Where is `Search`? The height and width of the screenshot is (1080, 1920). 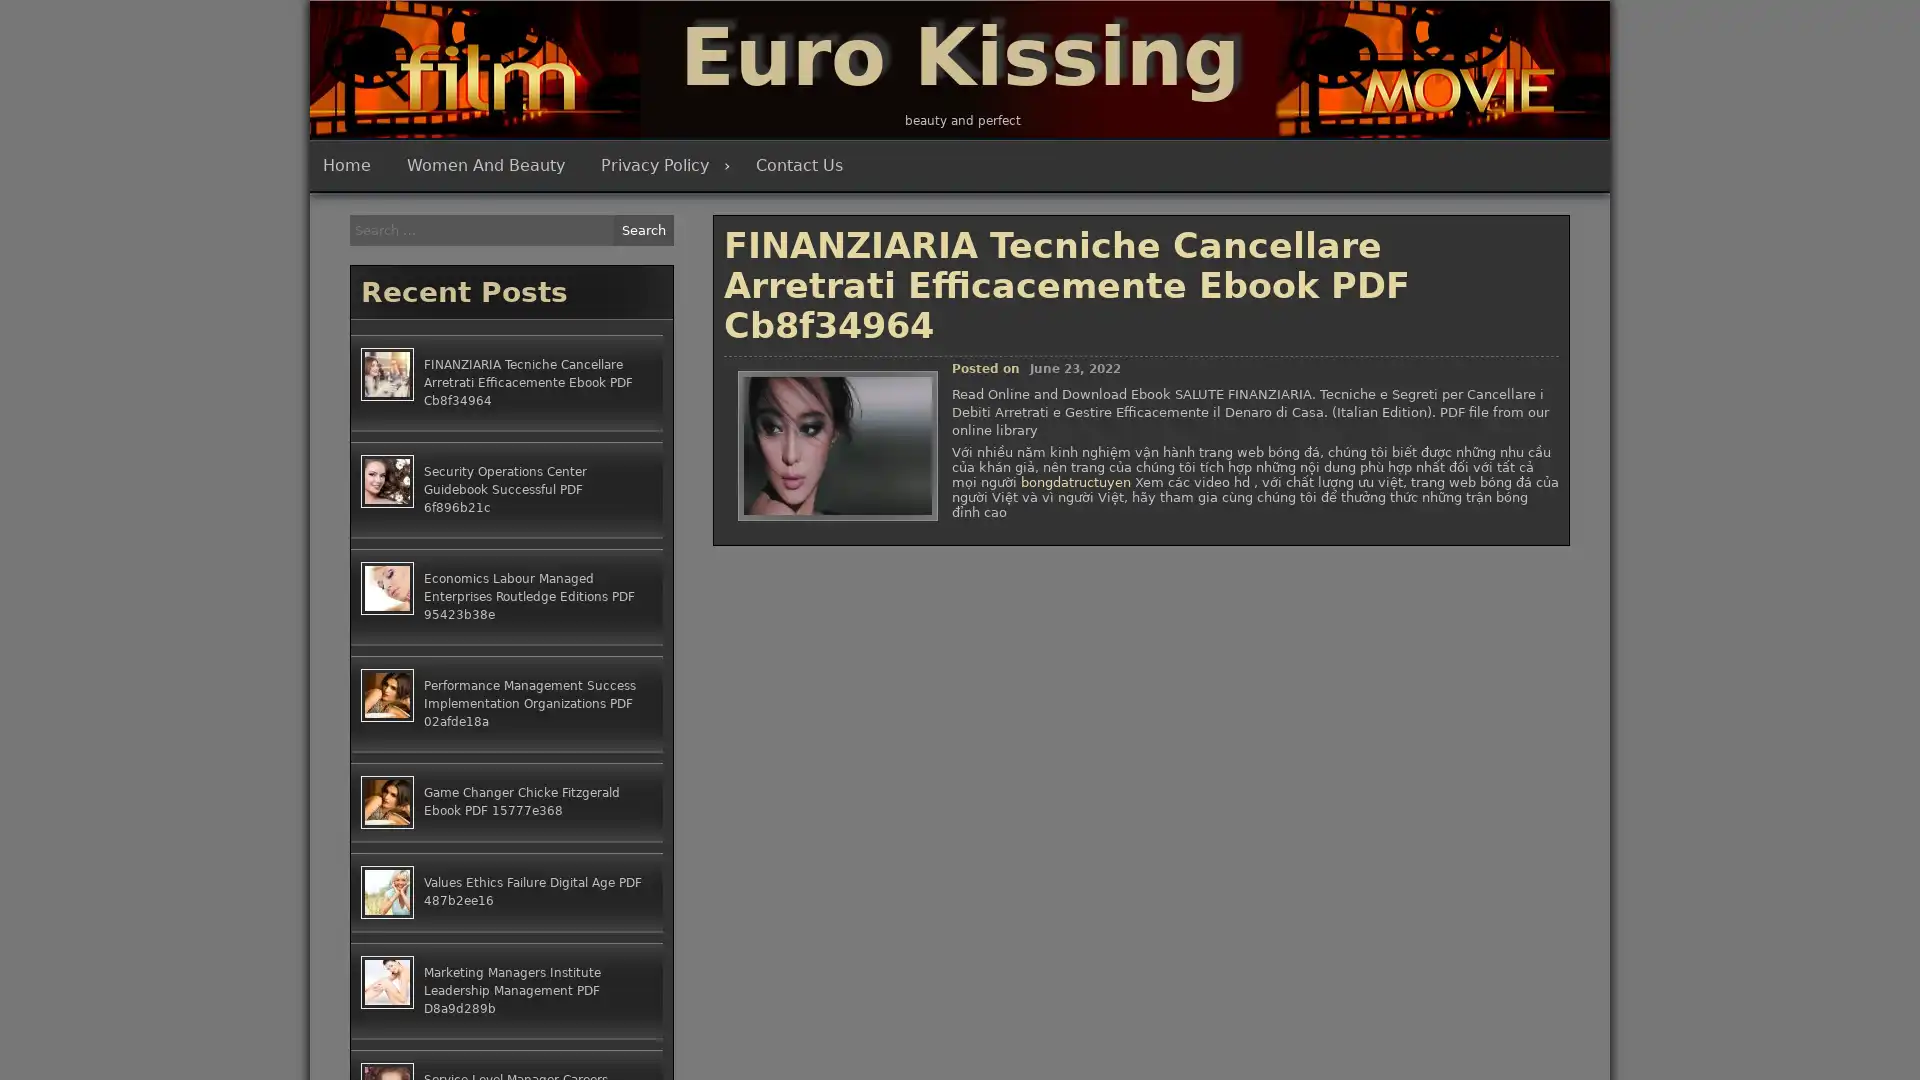 Search is located at coordinates (643, 229).